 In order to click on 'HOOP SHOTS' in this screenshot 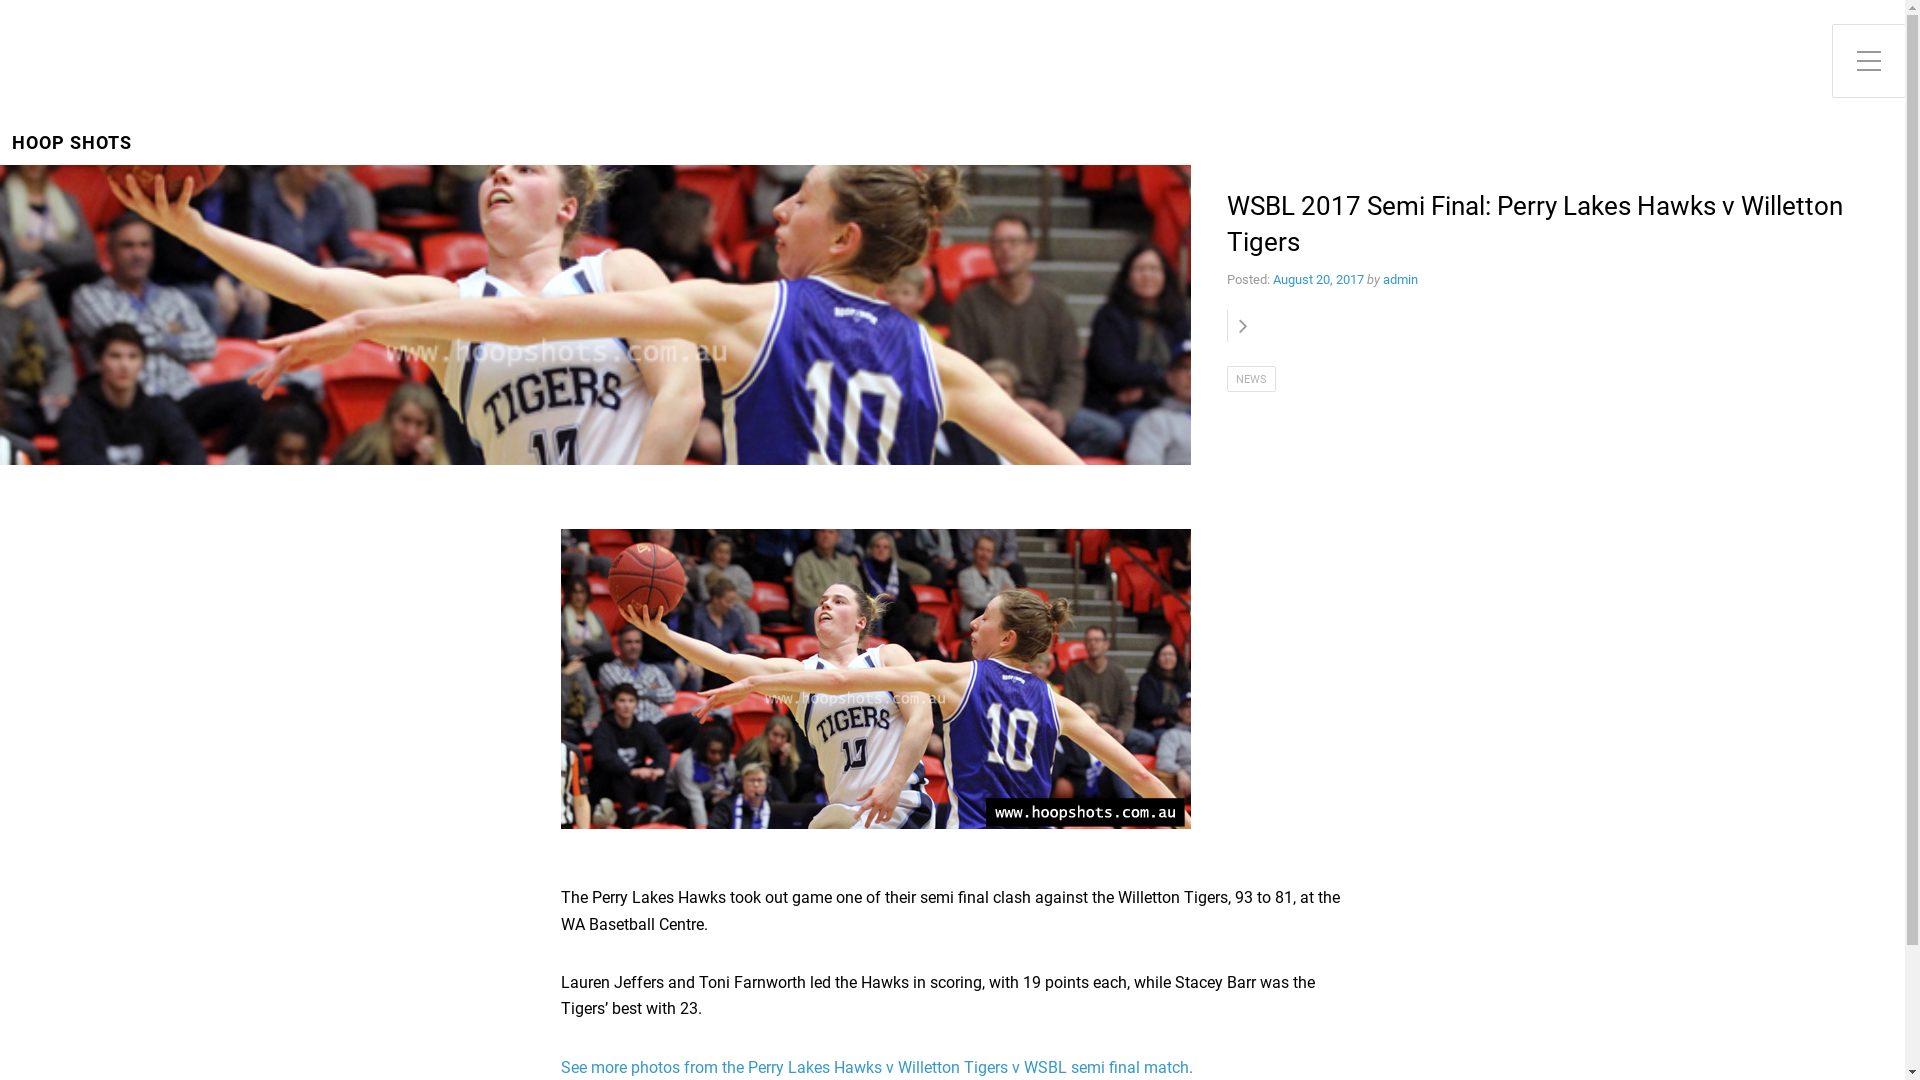, I will do `click(72, 142)`.